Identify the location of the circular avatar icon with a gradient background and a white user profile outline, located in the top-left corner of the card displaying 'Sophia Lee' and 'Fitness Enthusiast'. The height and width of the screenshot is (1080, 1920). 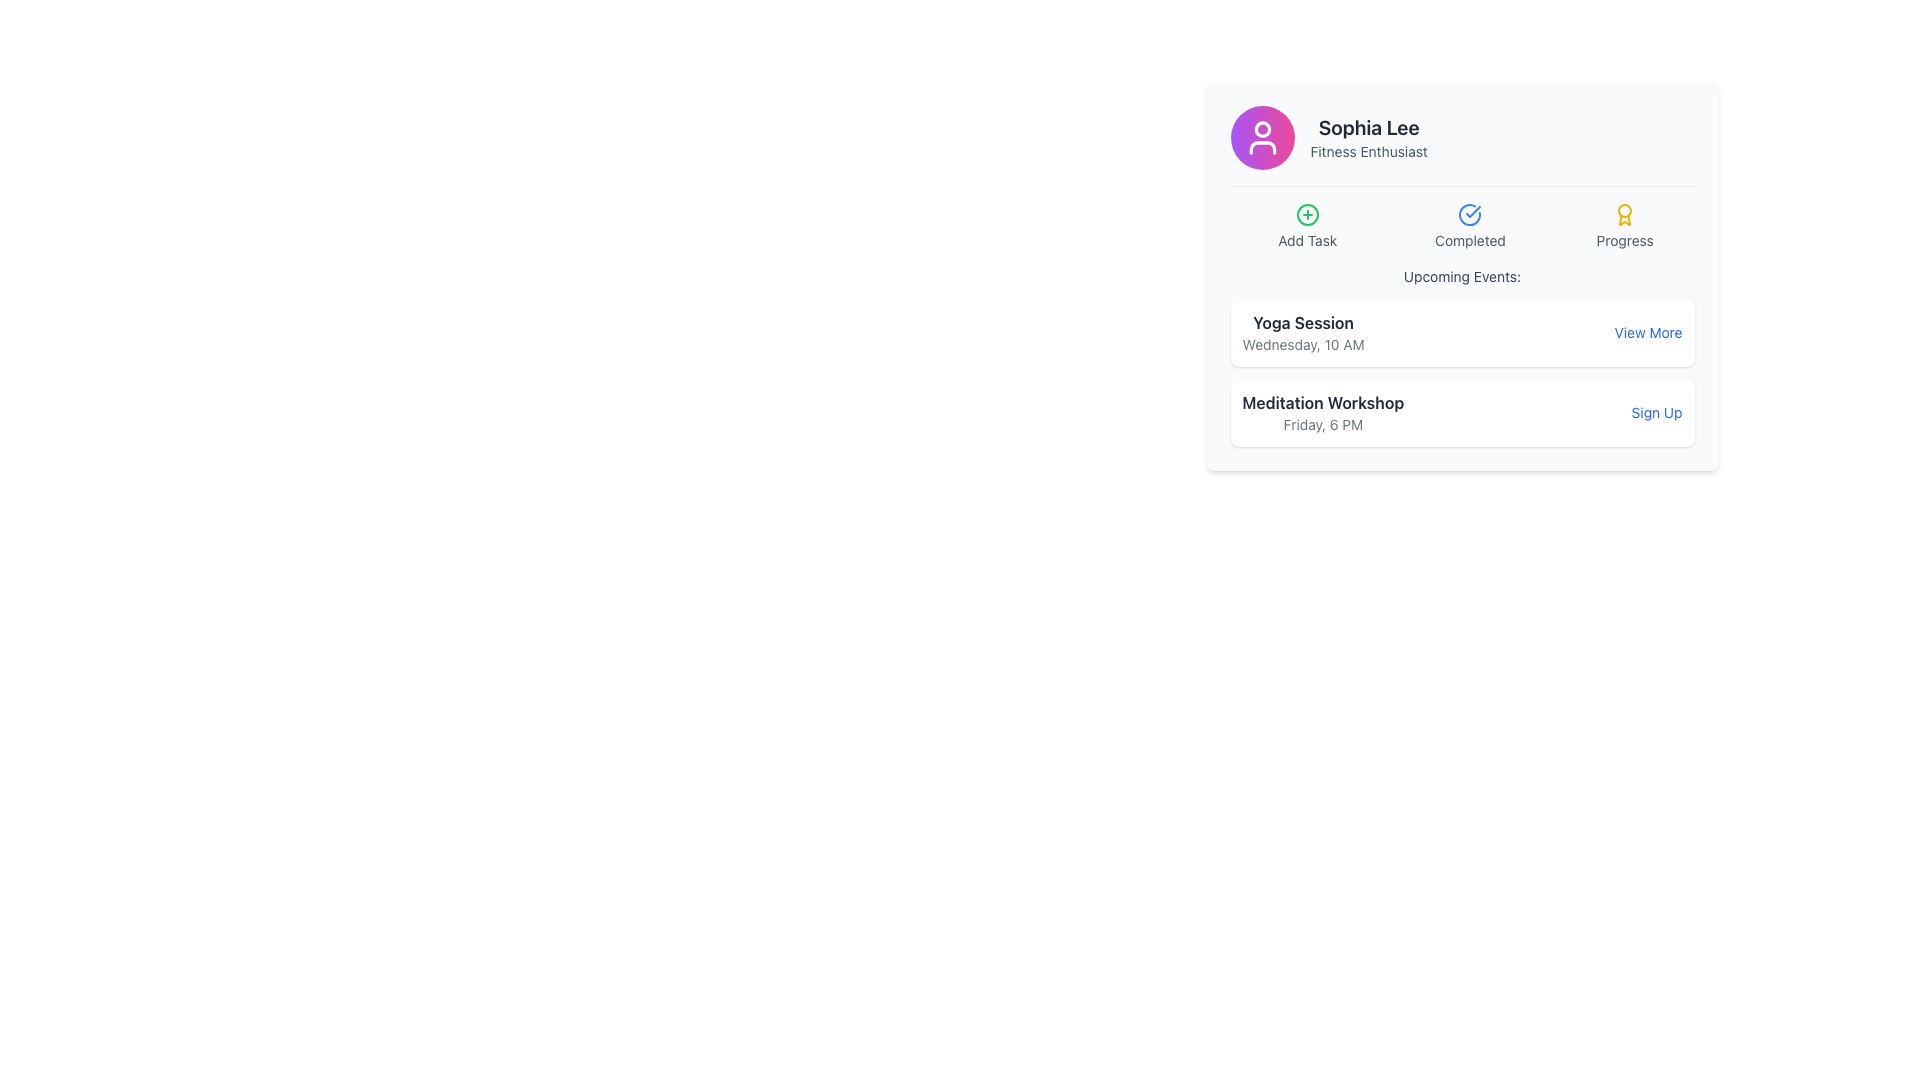
(1261, 137).